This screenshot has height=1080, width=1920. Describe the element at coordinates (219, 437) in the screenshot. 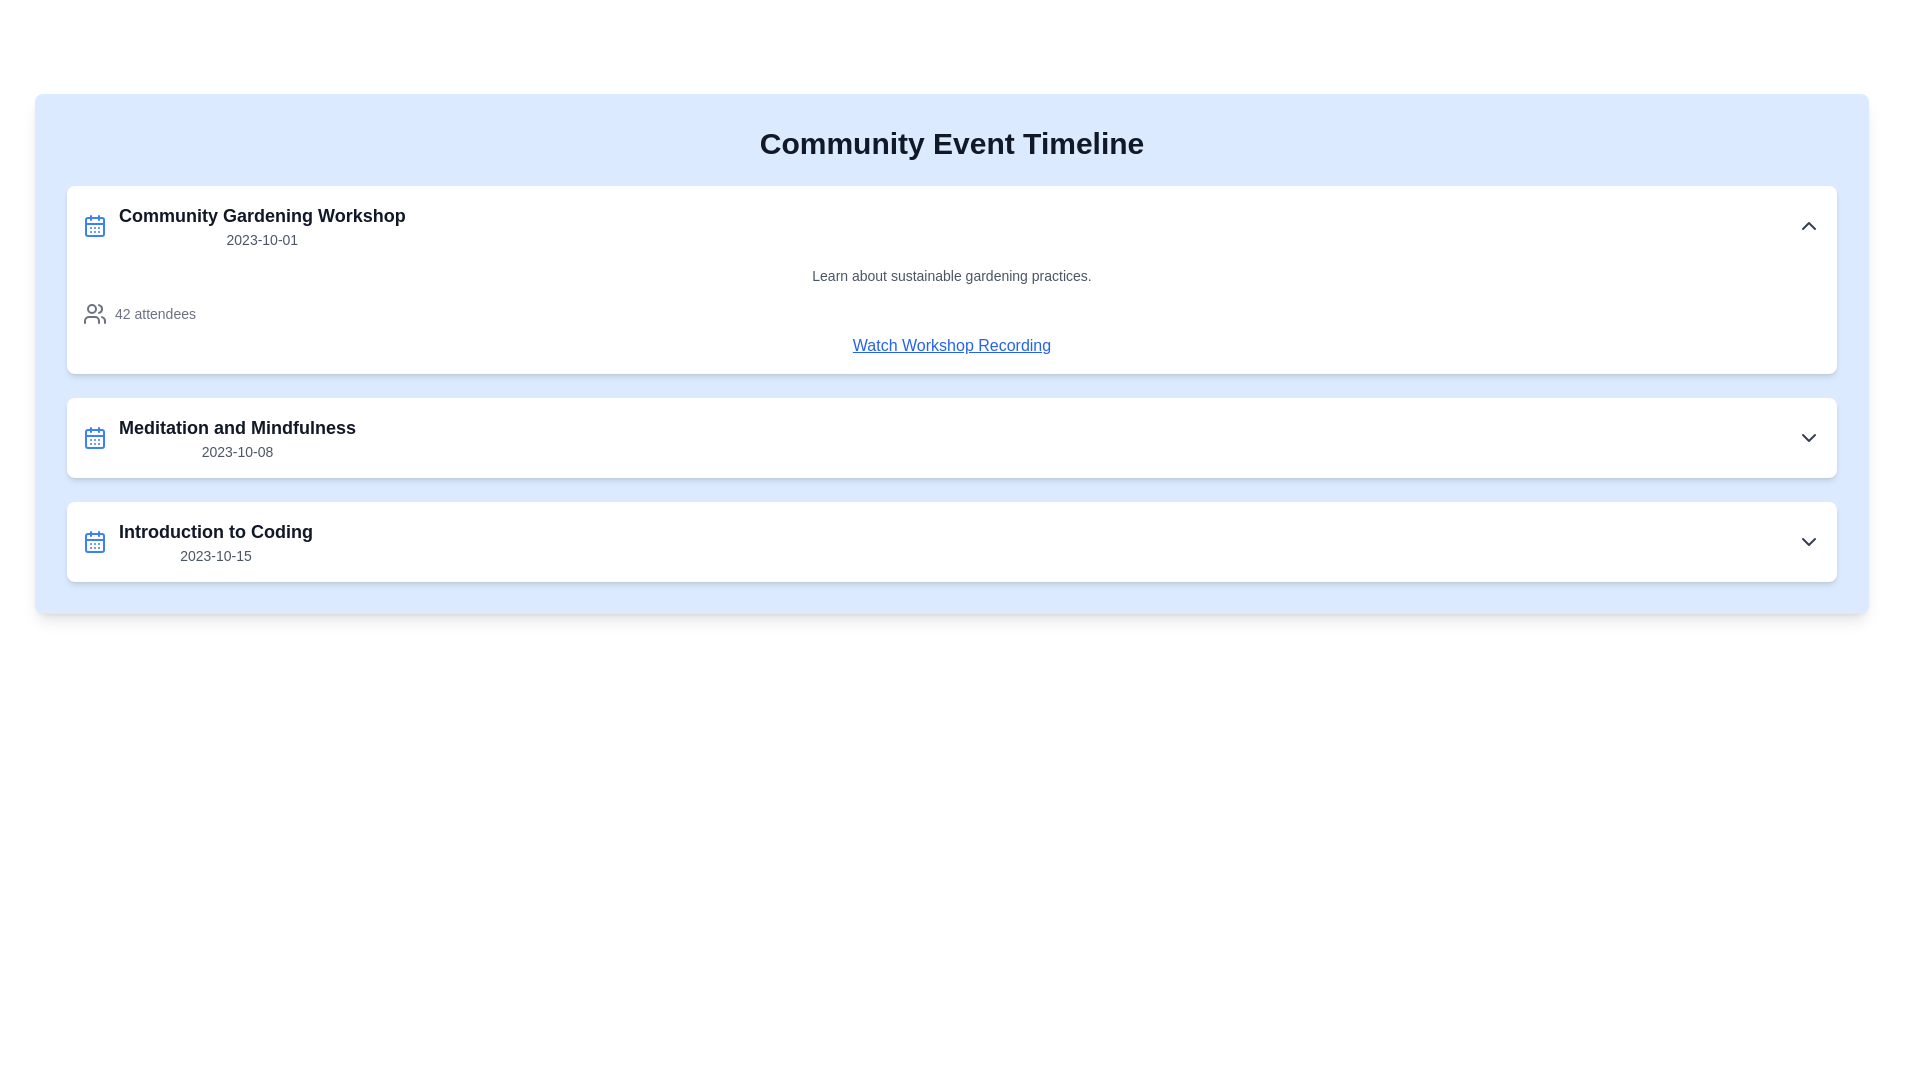

I see `the second event card titled 'Meditation and Mindfulness' in the blue-background section labeled 'Community Event Timeline'` at that location.